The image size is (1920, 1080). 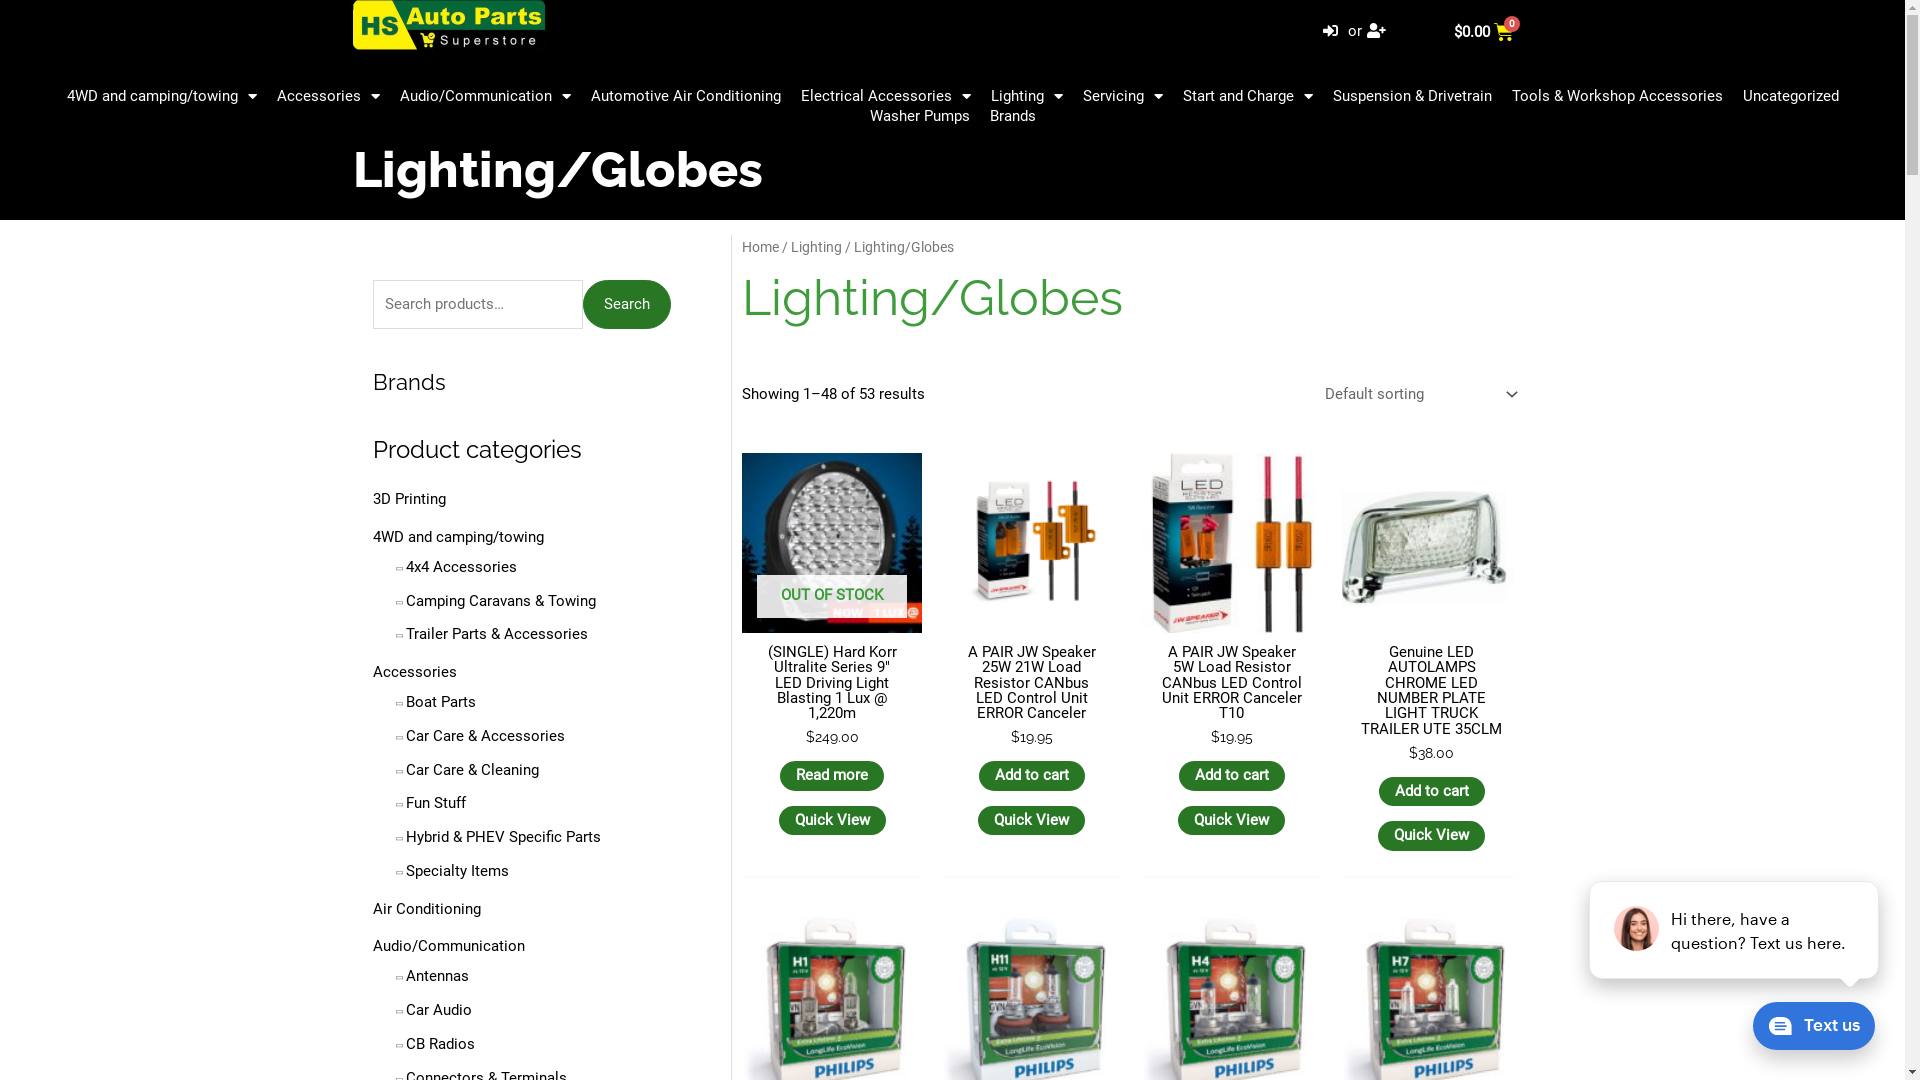 What do you see at coordinates (456, 535) in the screenshot?
I see `'4WD and camping/towing'` at bounding box center [456, 535].